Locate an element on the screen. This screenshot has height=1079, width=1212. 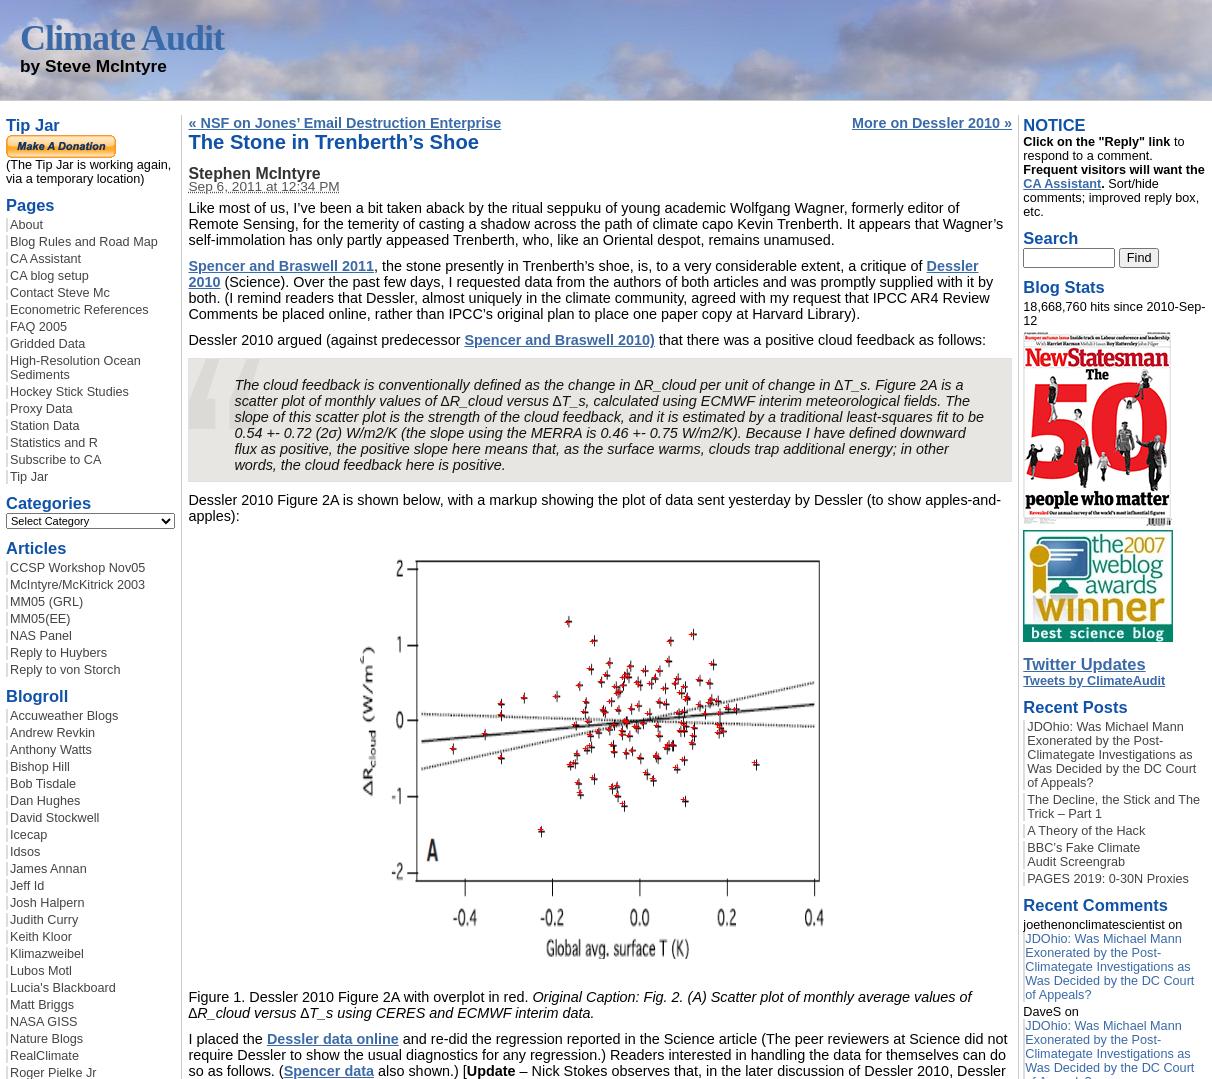
'Original Caption: Fig. 2. (A) Scatter plot of monthly average values of ∆R_cloud versus ∆T_s using CERES and ECMWF interim data.' is located at coordinates (579, 1004).